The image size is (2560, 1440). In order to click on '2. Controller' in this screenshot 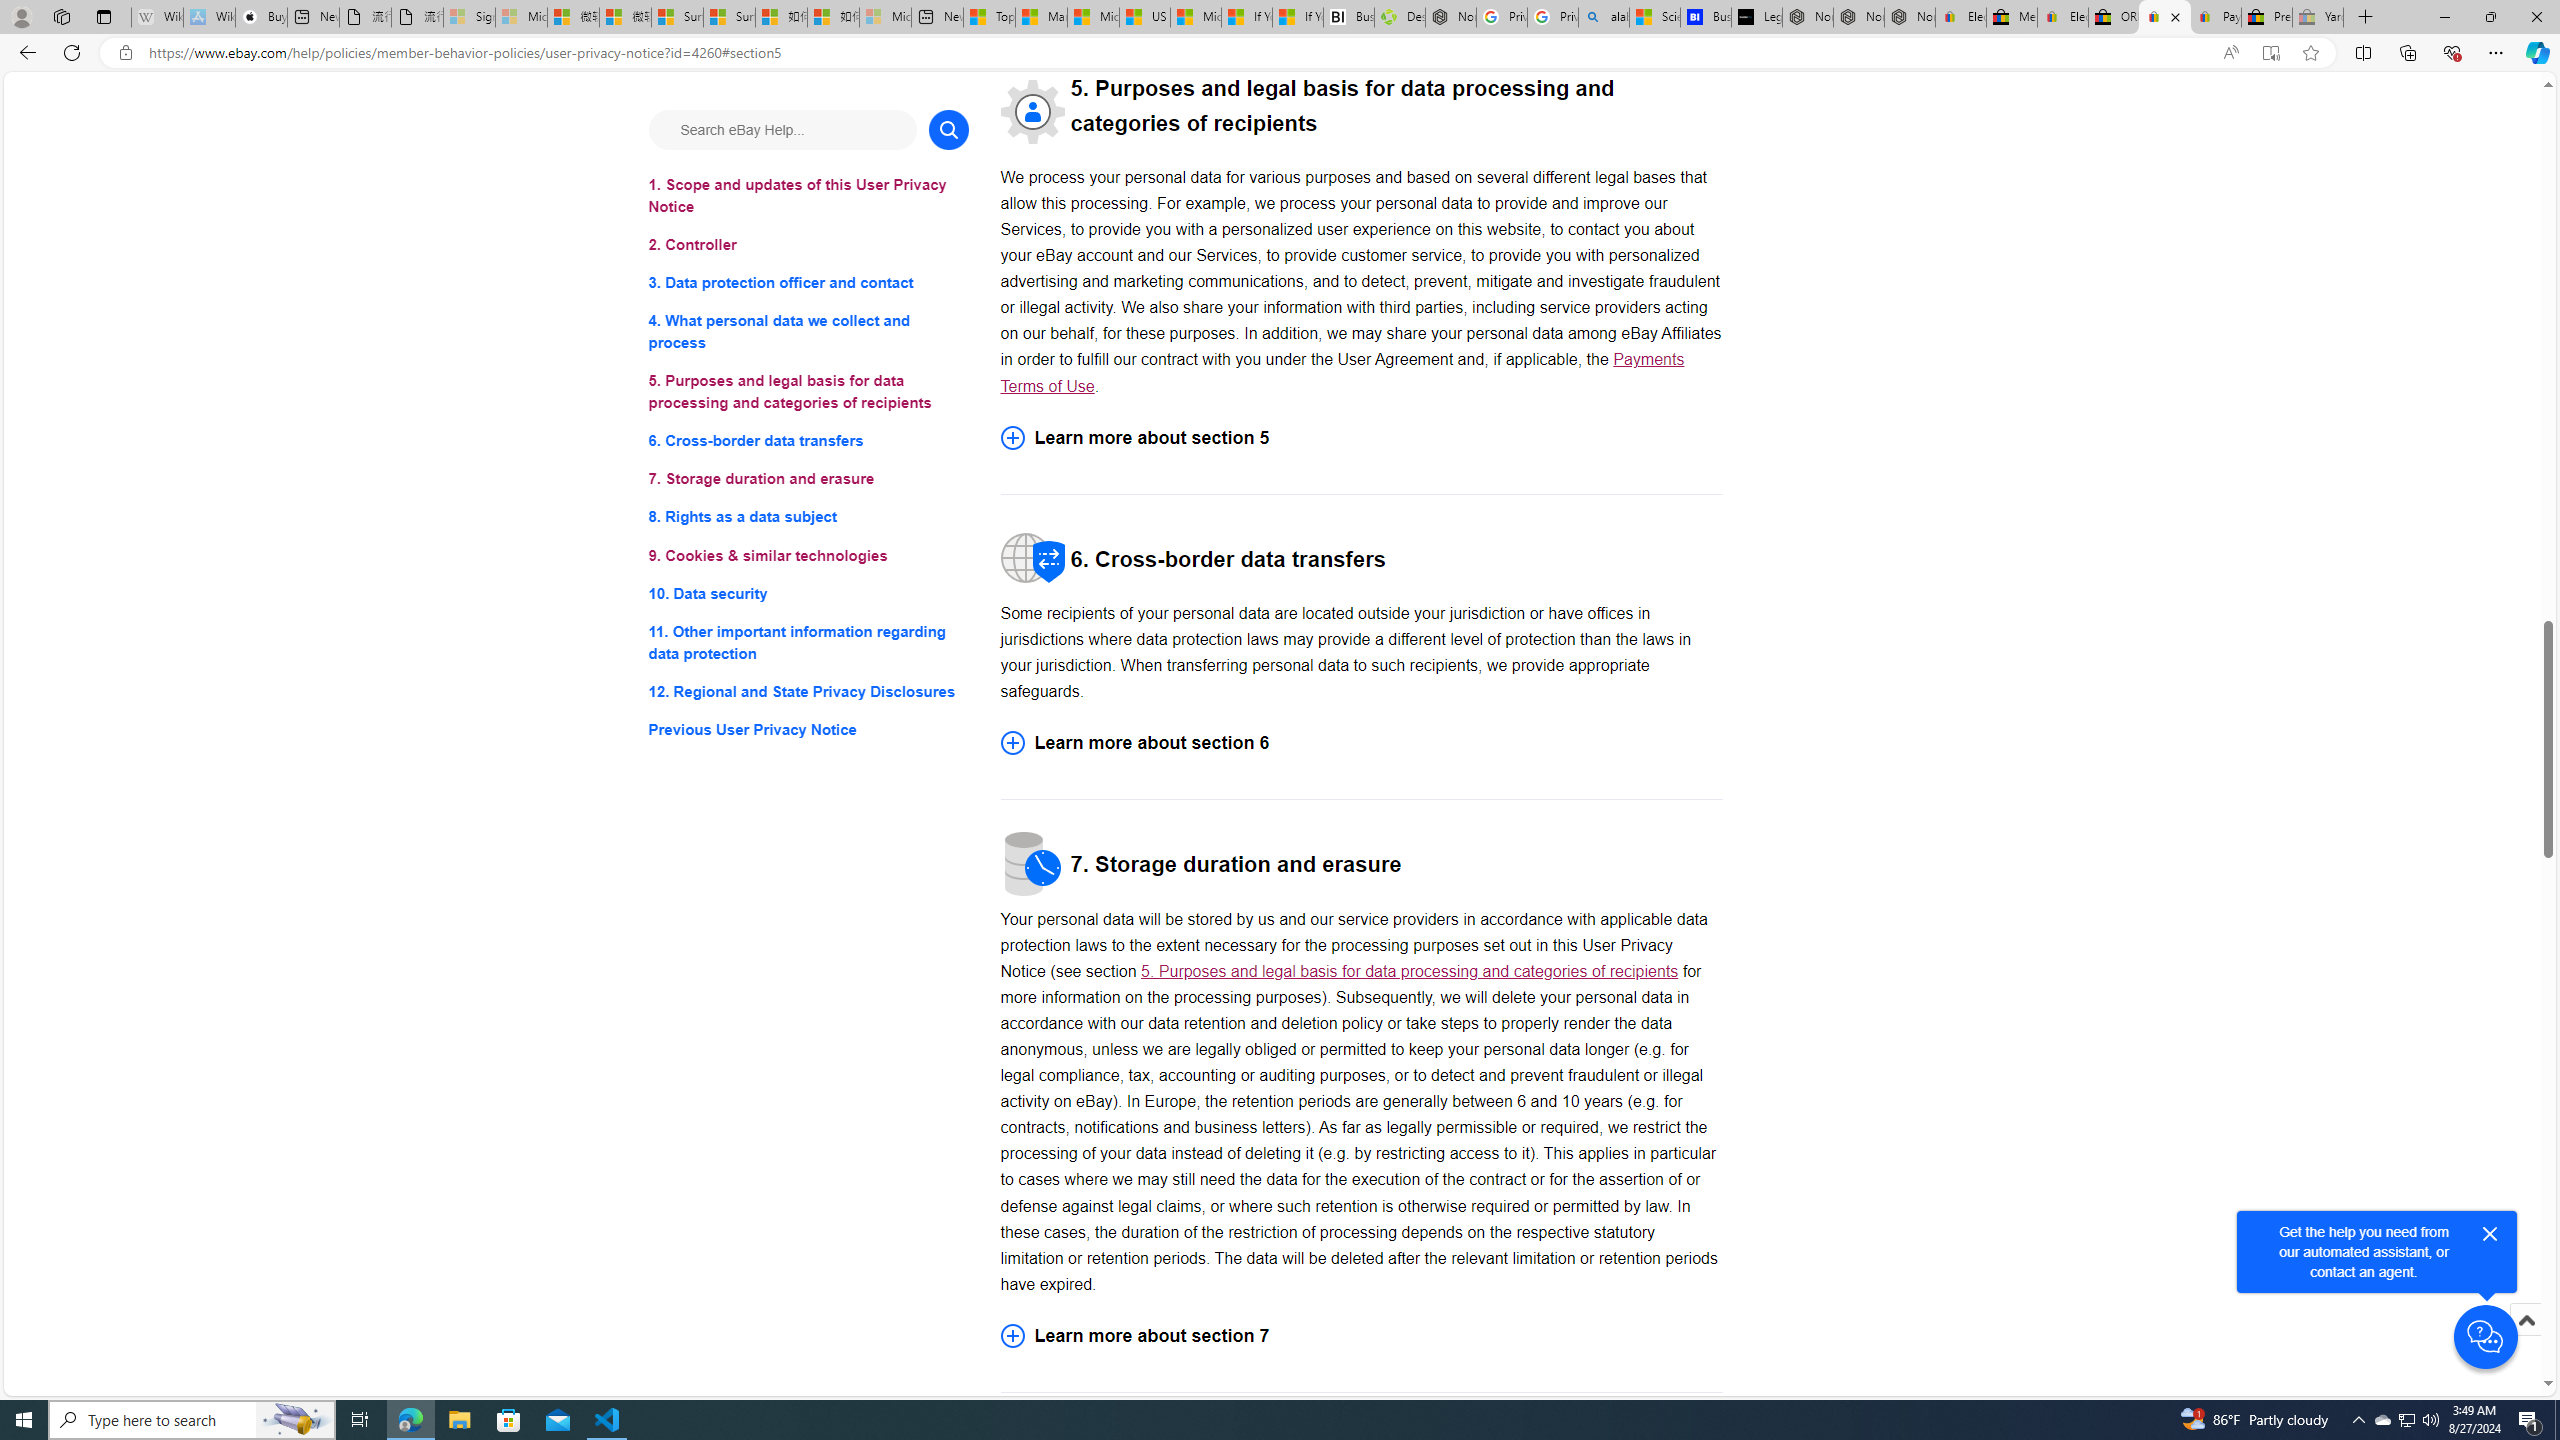, I will do `click(807, 244)`.